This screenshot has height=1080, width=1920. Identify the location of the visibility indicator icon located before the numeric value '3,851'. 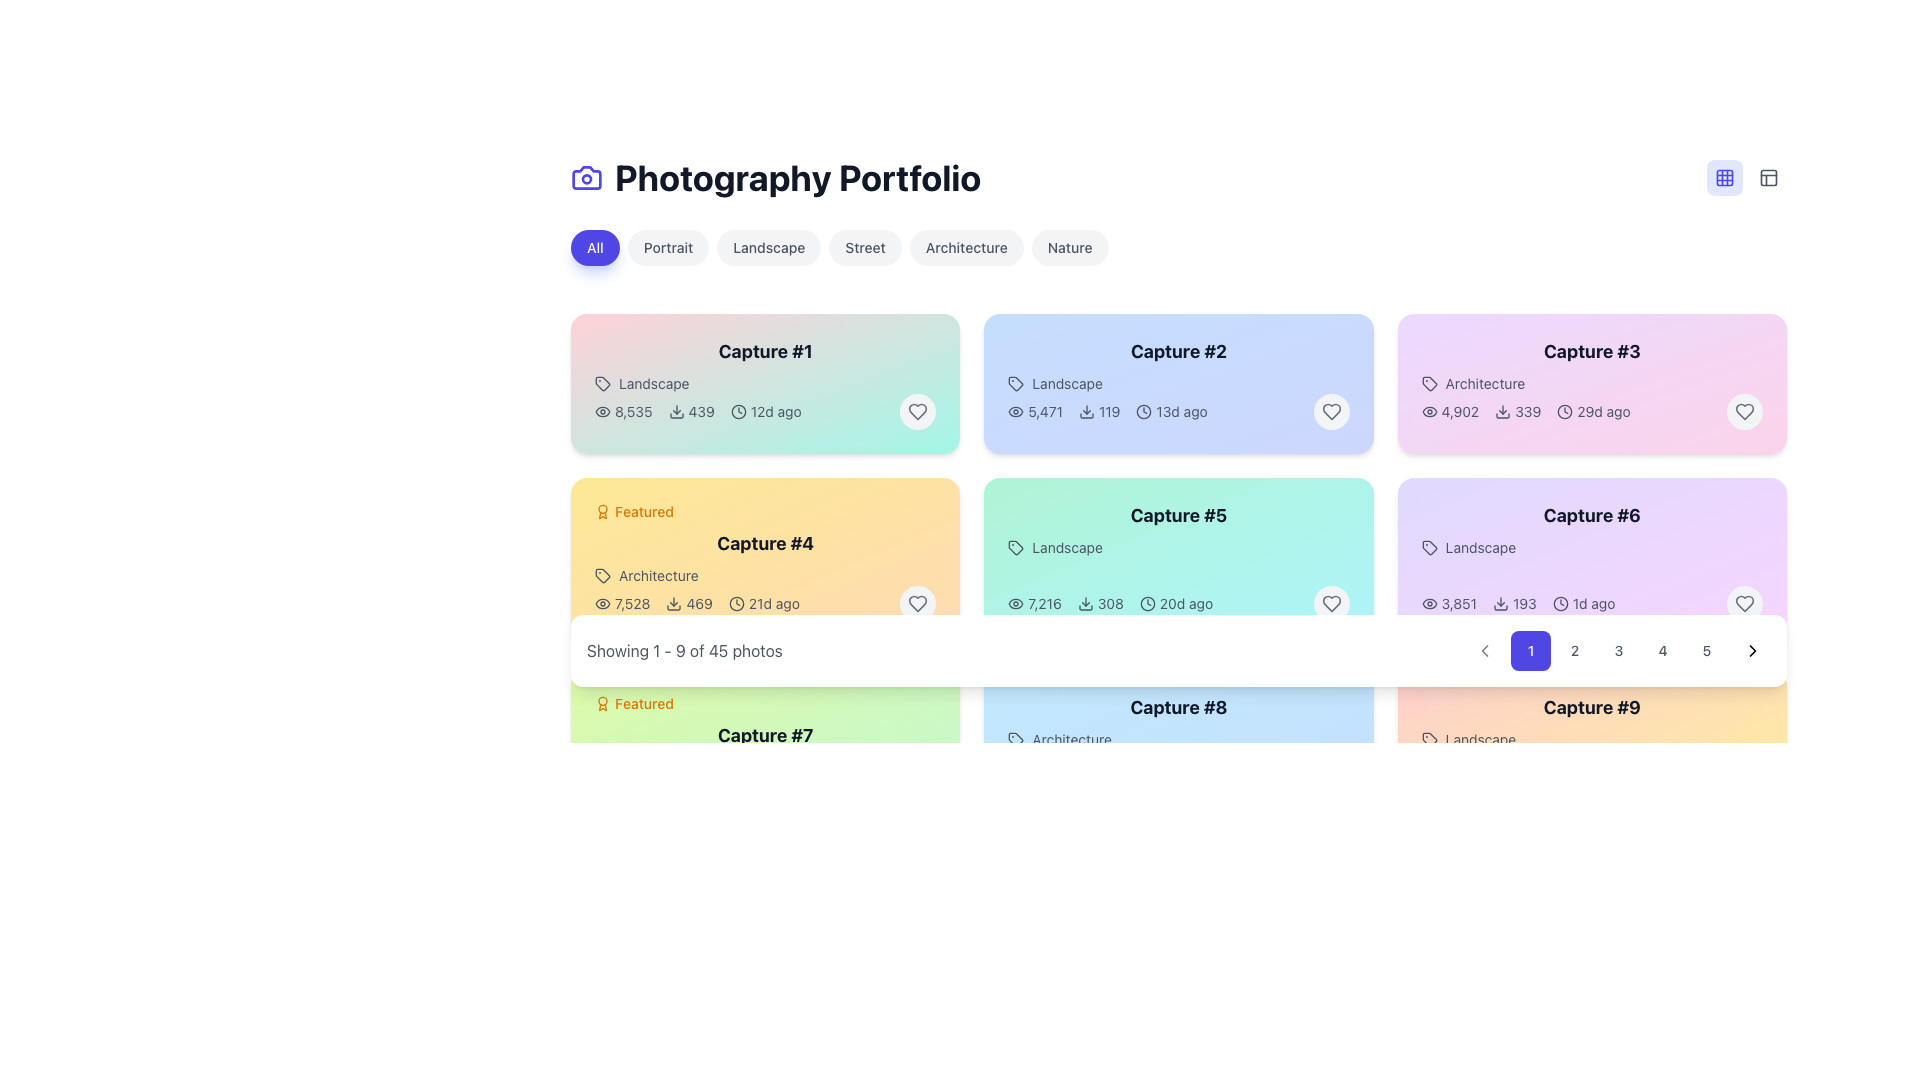
(1428, 603).